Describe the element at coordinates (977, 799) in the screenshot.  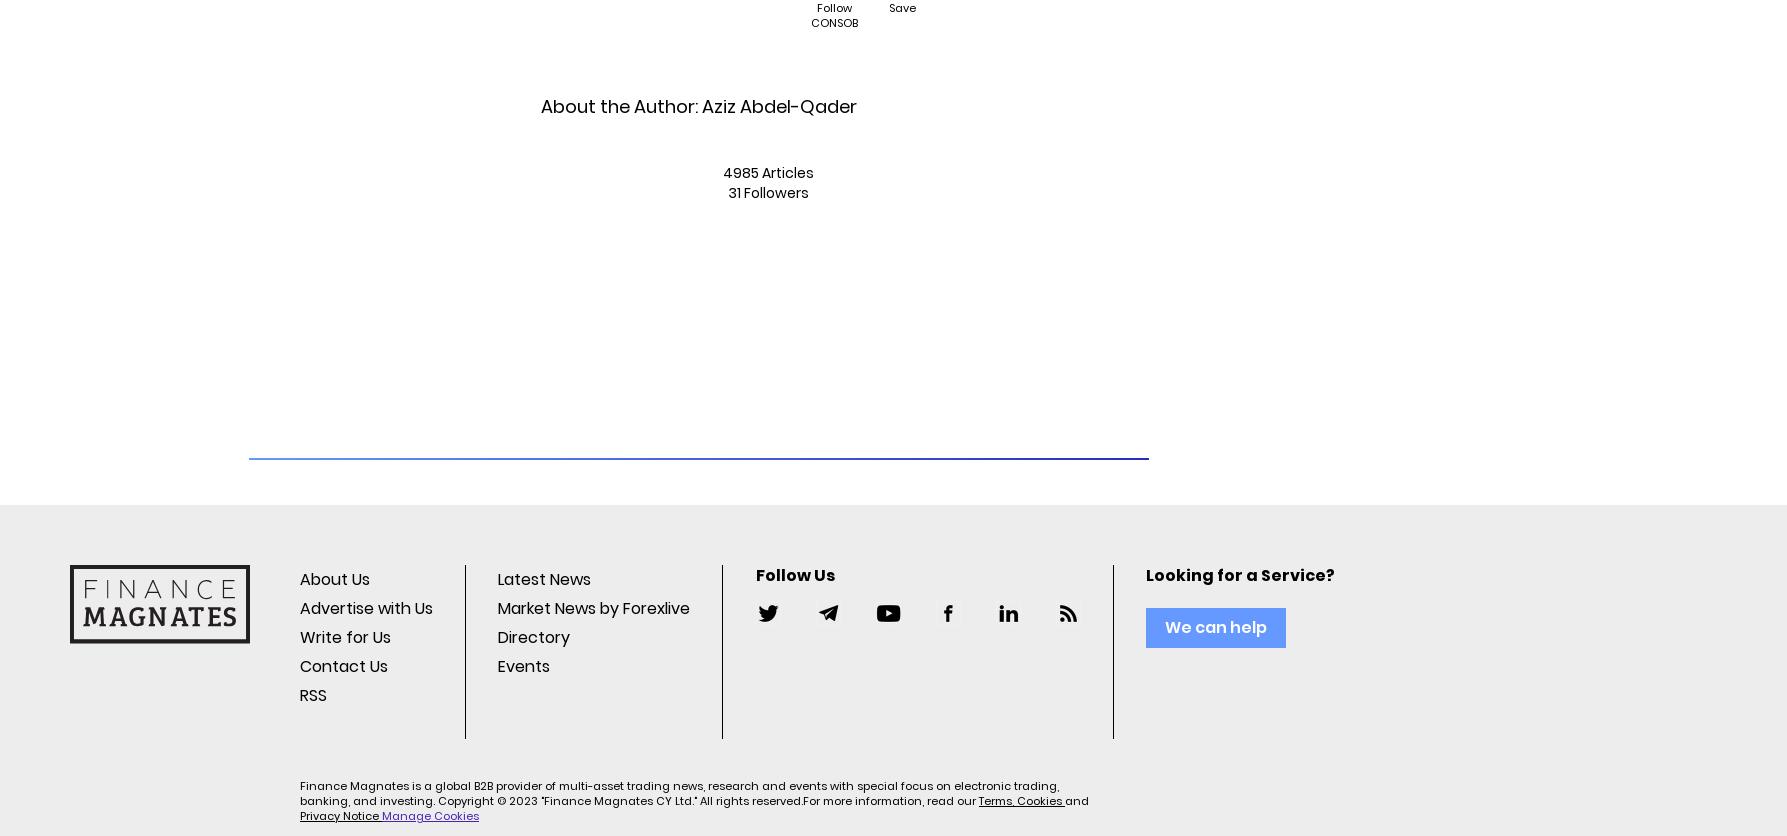
I see `'Terms,'` at that location.